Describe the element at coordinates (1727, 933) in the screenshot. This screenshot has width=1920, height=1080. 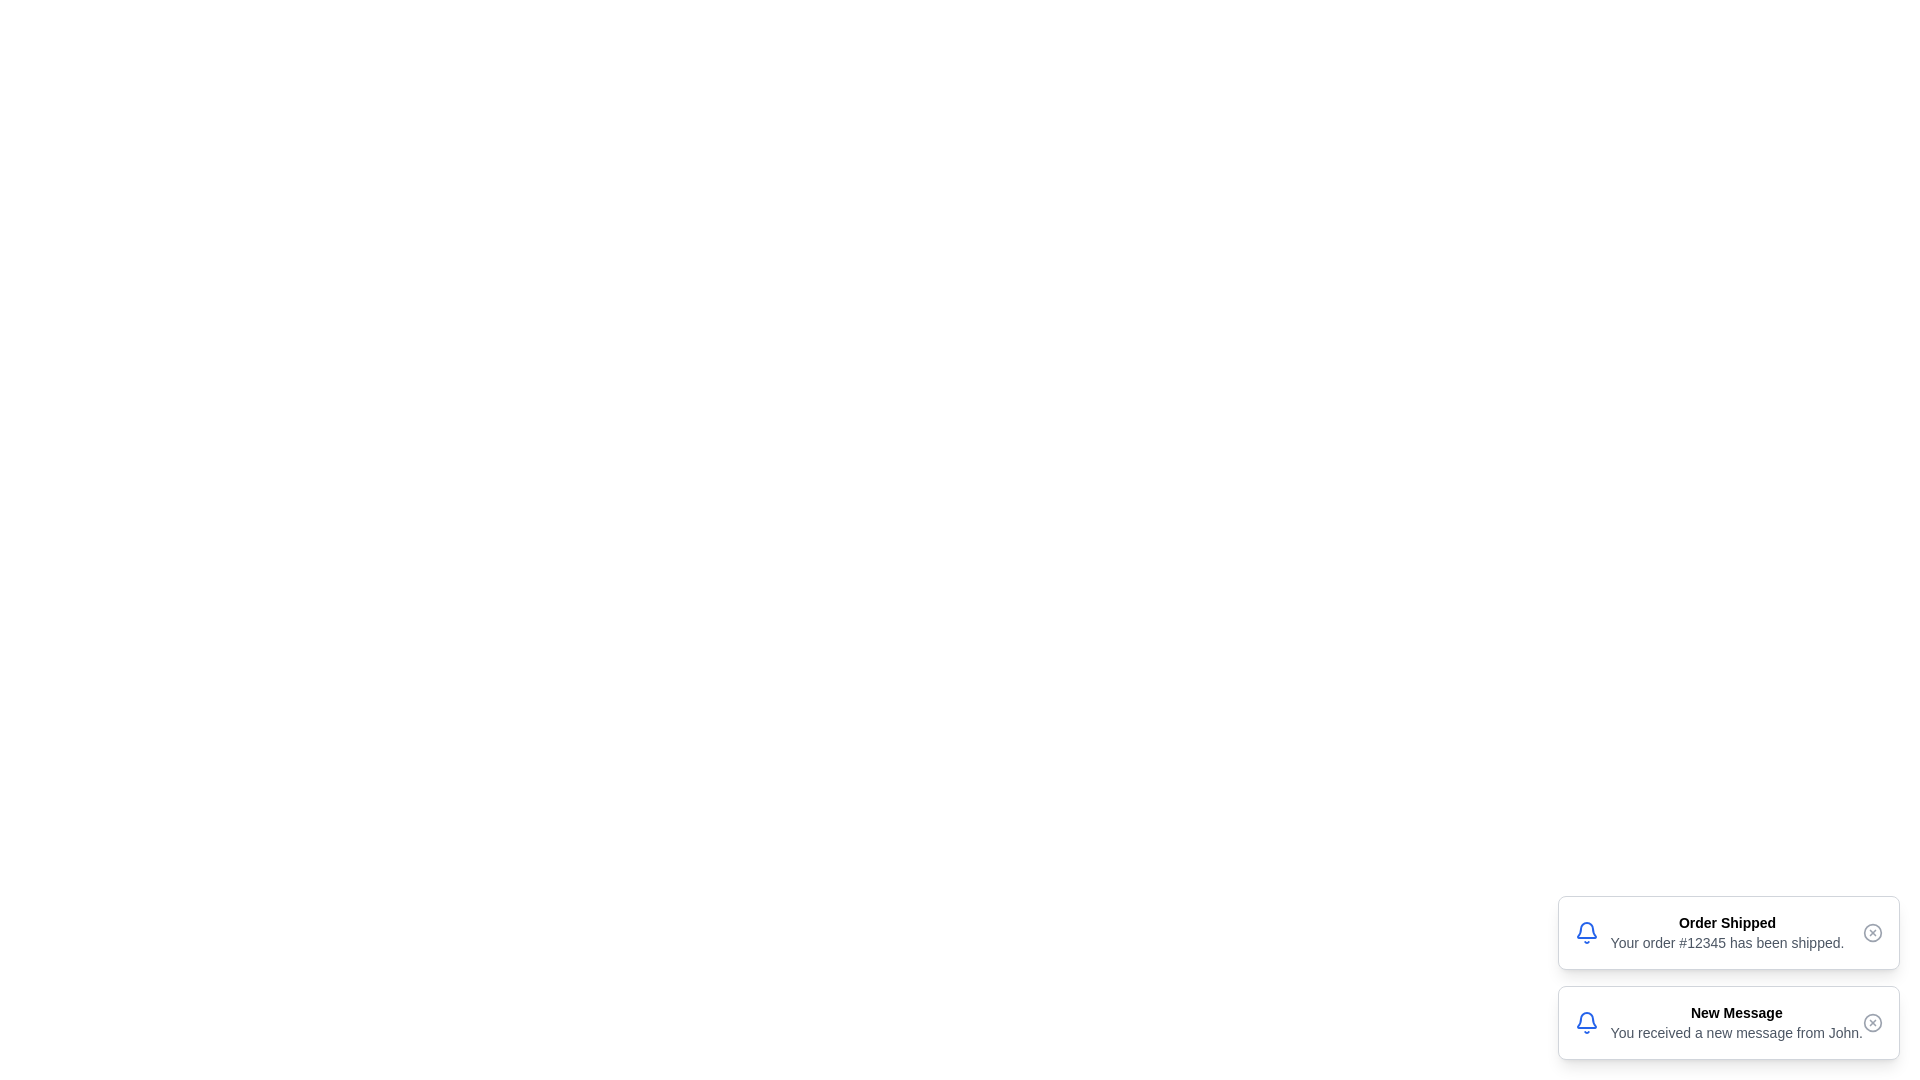
I see `the first notification for accessibility exploration` at that location.